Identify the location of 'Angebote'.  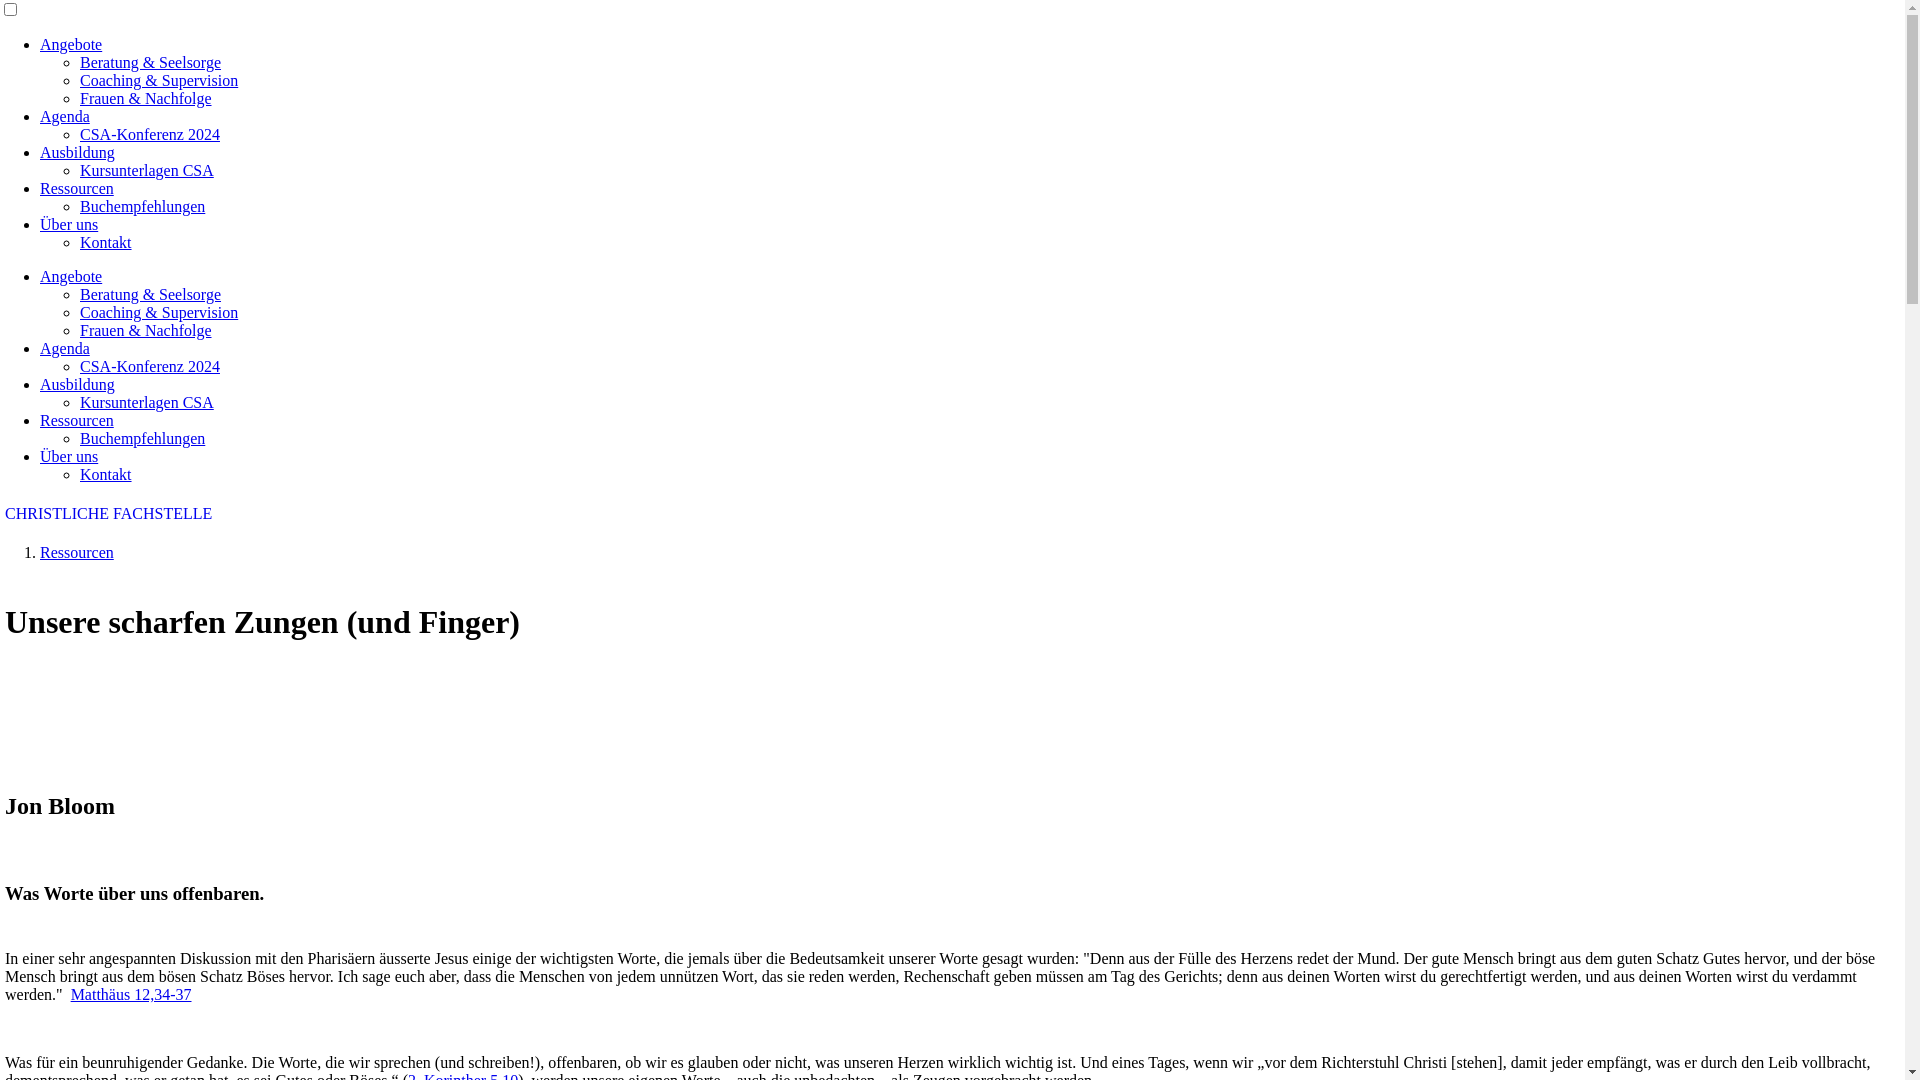
(71, 44).